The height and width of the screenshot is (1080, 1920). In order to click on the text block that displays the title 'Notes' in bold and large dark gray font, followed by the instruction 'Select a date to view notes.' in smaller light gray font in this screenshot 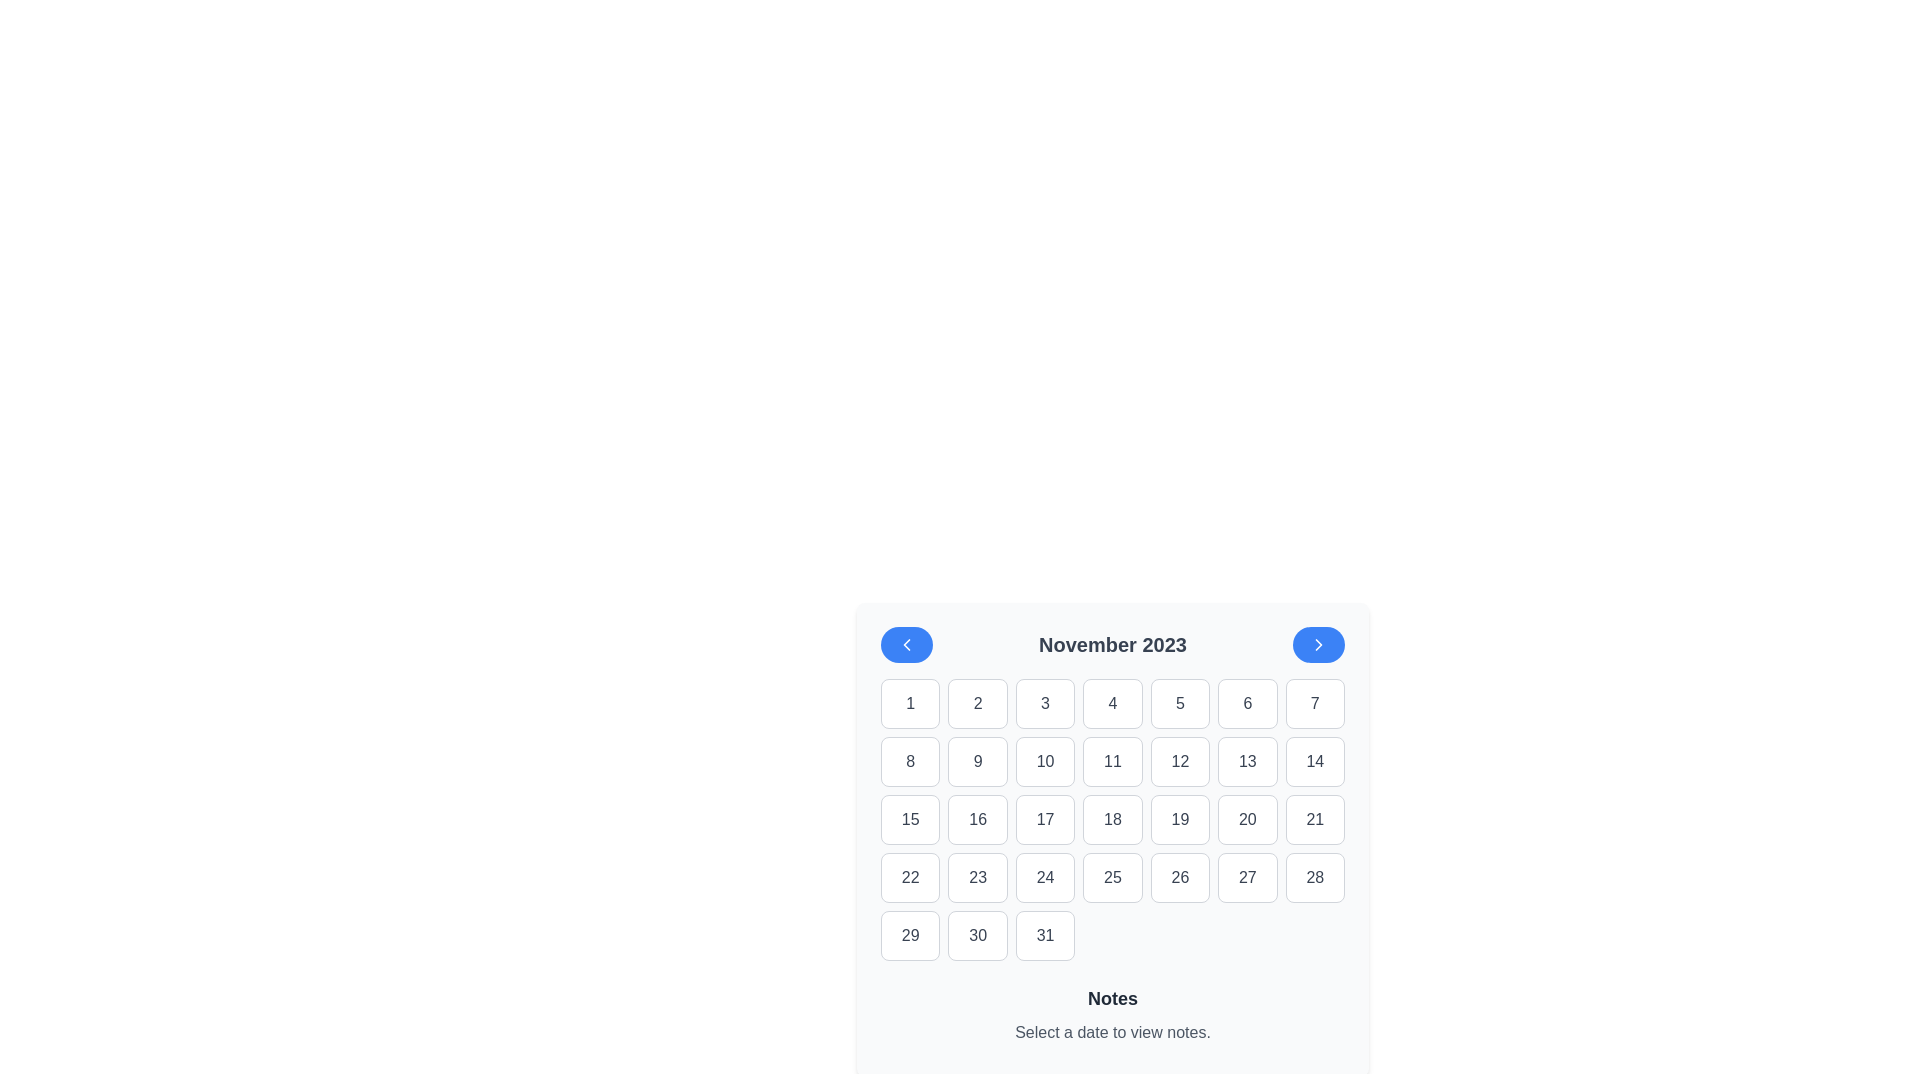, I will do `click(1112, 1018)`.